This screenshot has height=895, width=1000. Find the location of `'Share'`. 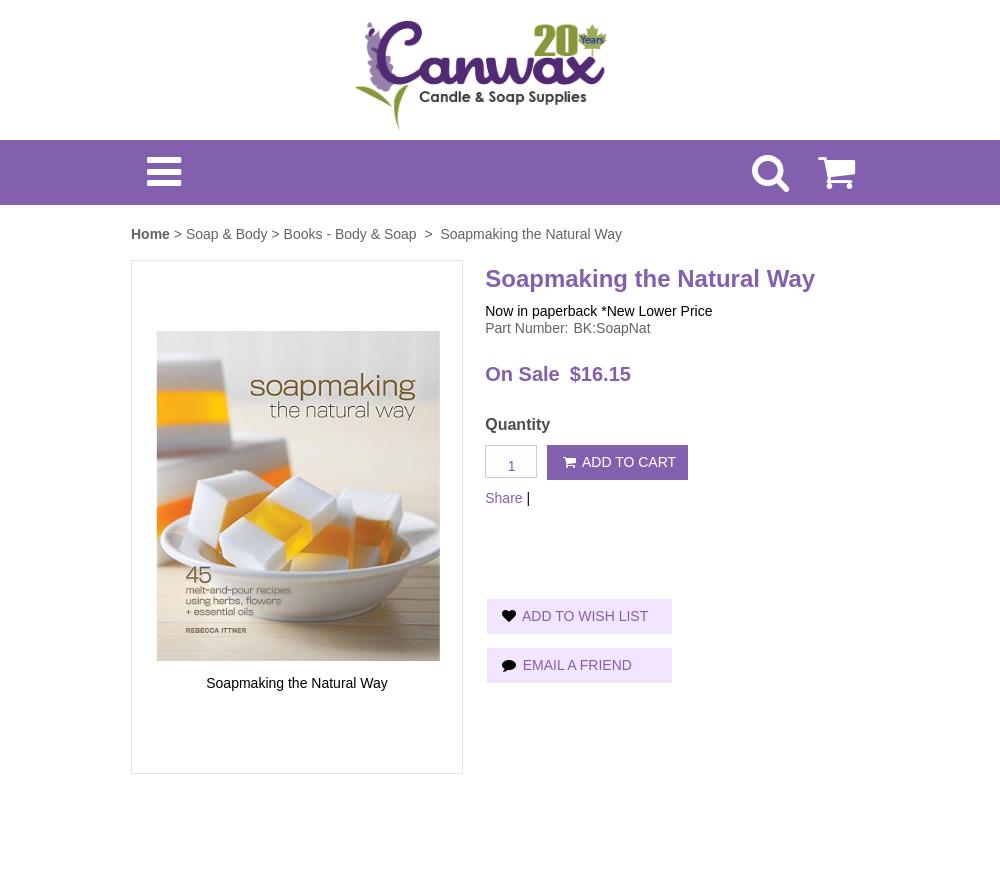

'Share' is located at coordinates (484, 495).